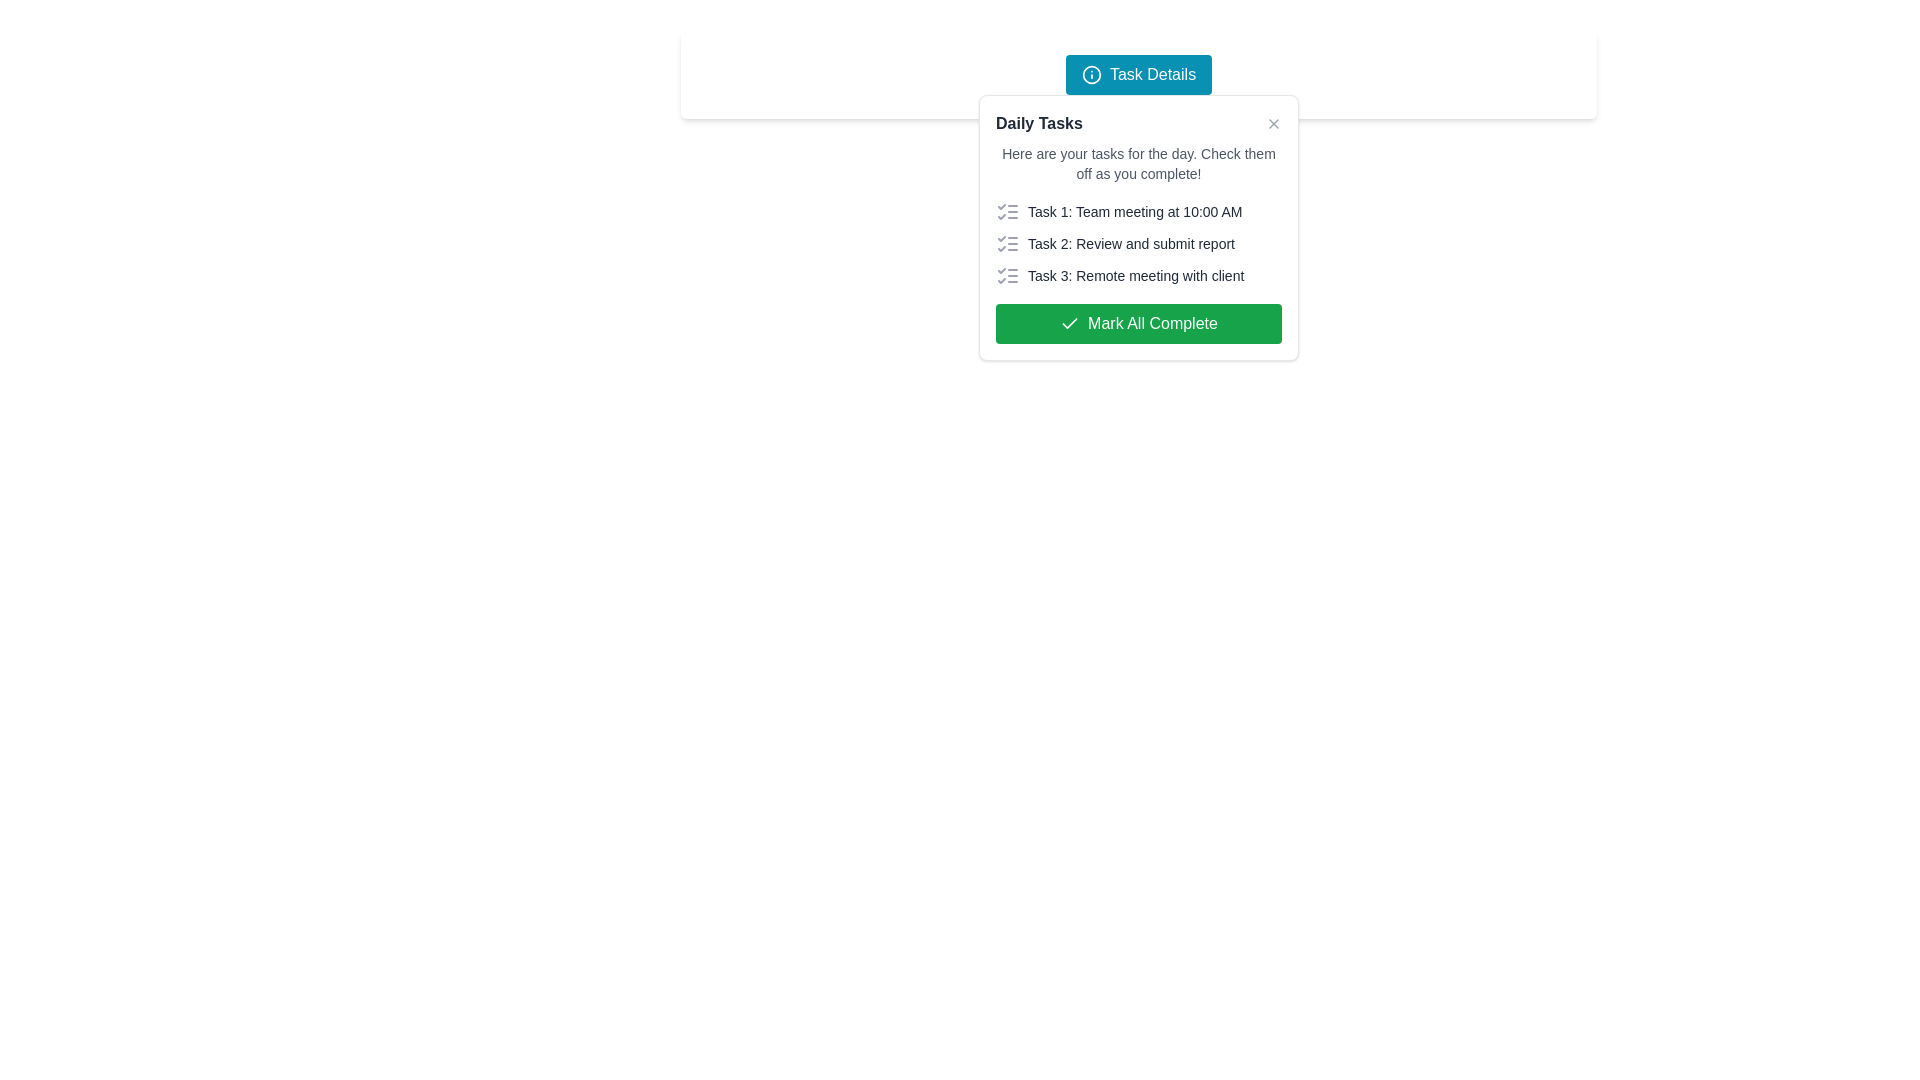 This screenshot has height=1080, width=1920. Describe the element at coordinates (1138, 73) in the screenshot. I see `the button with a cyan background and white text reading 'Task Details'` at that location.